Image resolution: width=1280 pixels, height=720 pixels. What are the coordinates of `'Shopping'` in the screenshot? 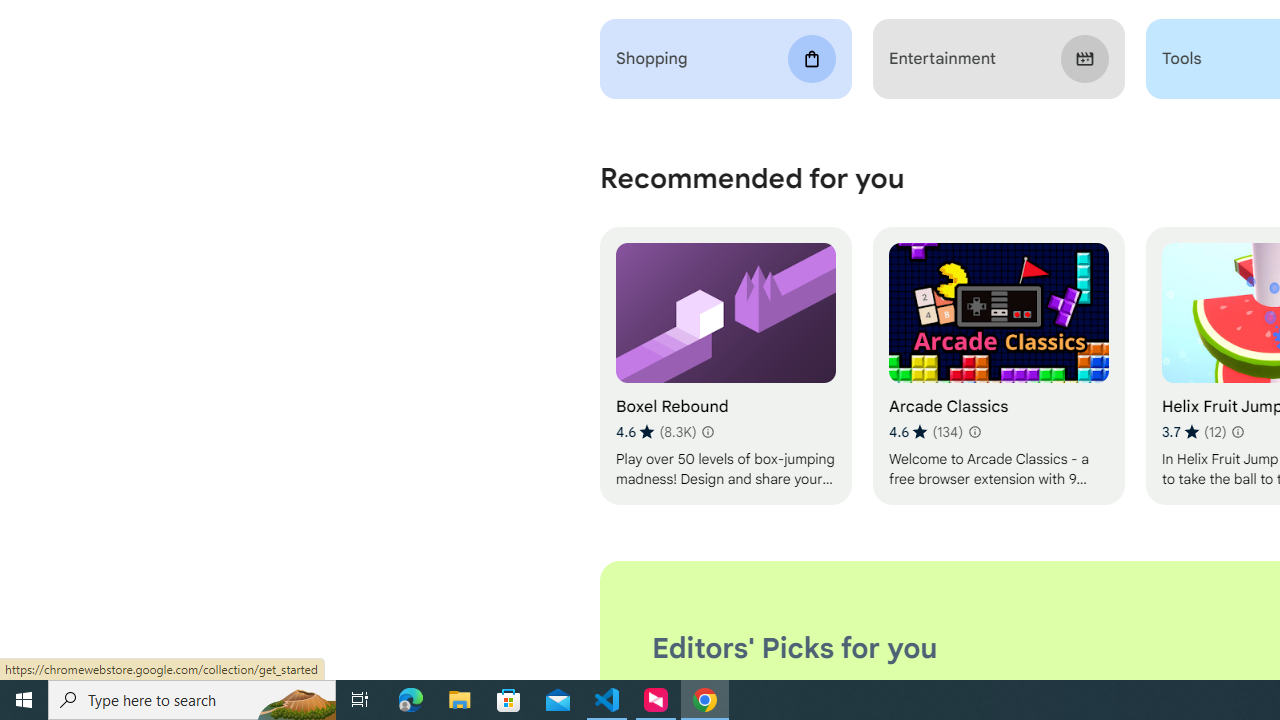 It's located at (724, 58).